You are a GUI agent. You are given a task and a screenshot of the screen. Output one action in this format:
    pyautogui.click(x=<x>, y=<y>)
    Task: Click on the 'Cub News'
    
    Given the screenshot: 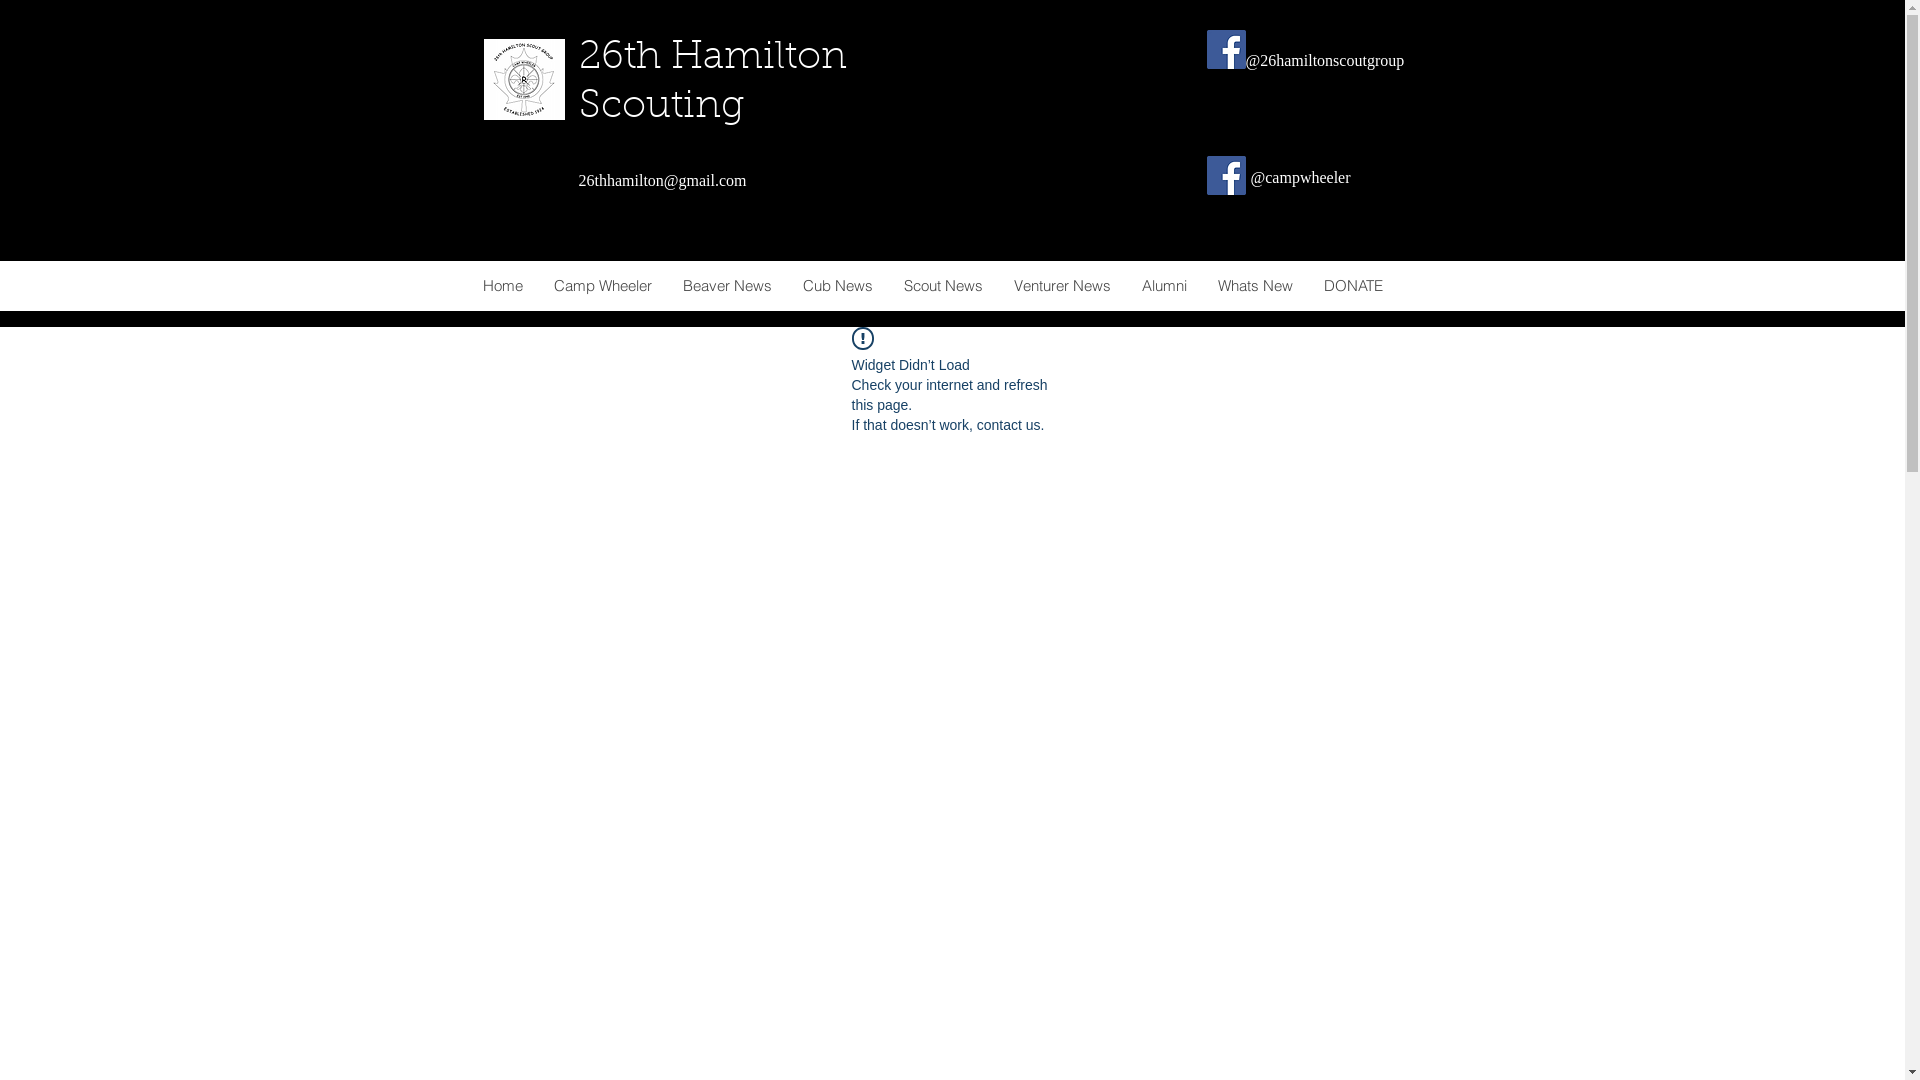 What is the action you would take?
    pyautogui.click(x=836, y=285)
    